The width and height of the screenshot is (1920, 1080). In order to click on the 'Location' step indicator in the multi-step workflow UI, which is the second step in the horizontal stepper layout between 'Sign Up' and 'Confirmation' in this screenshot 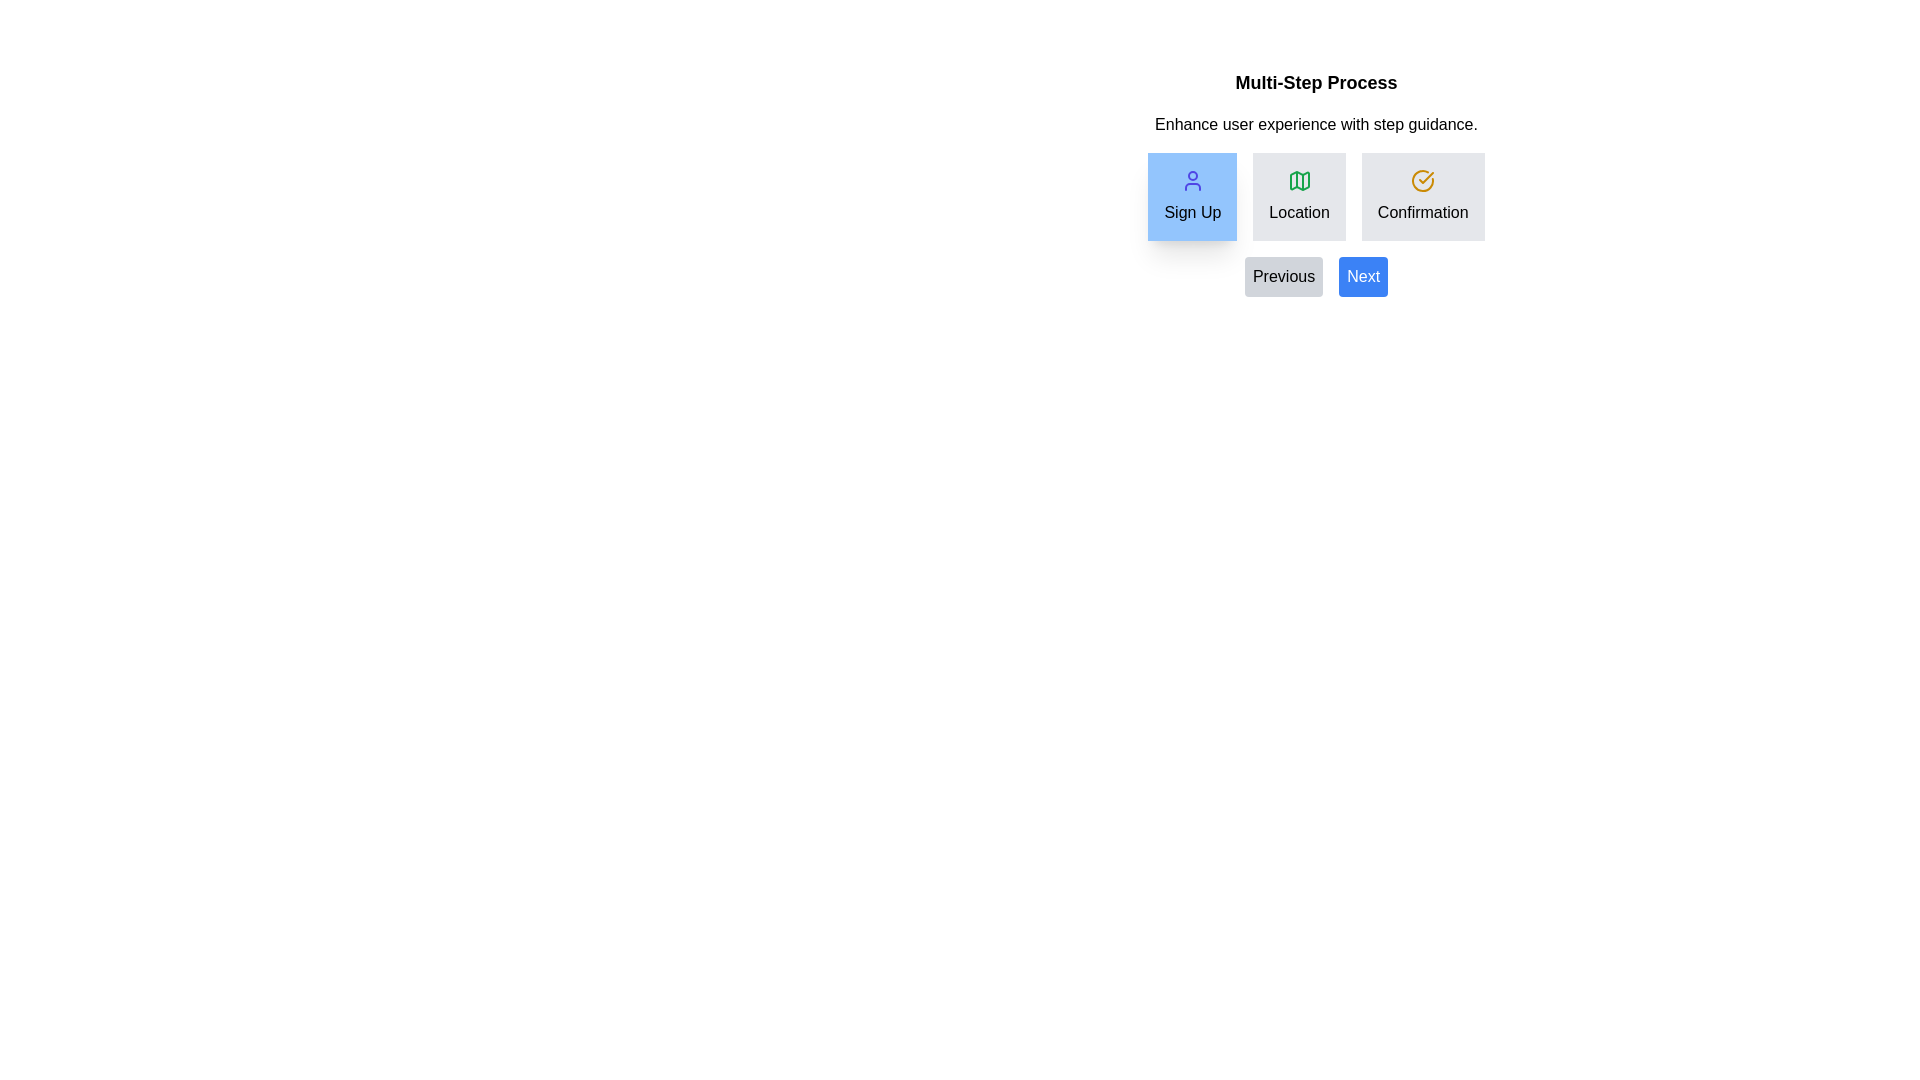, I will do `click(1299, 196)`.